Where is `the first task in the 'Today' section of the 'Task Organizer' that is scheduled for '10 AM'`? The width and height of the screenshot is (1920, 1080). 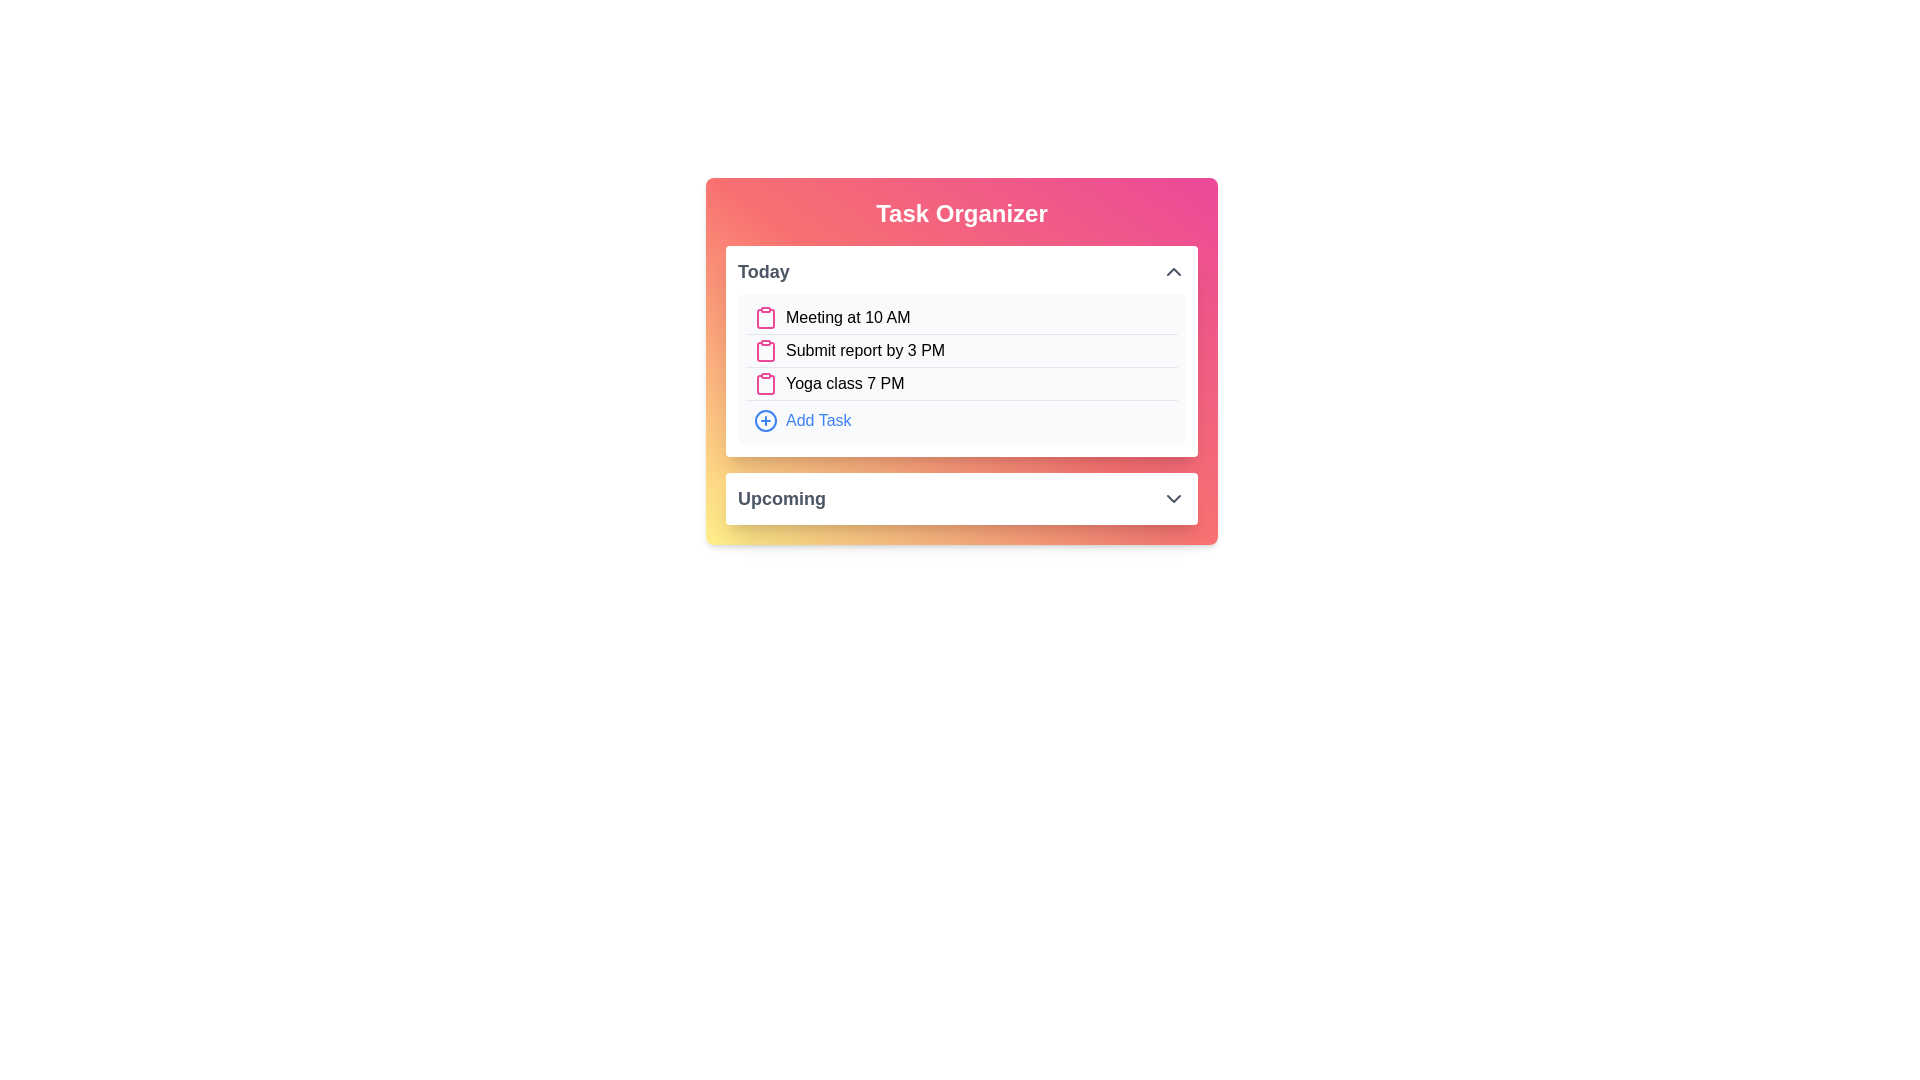 the first task in the 'Today' section of the 'Task Organizer' that is scheduled for '10 AM' is located at coordinates (961, 317).